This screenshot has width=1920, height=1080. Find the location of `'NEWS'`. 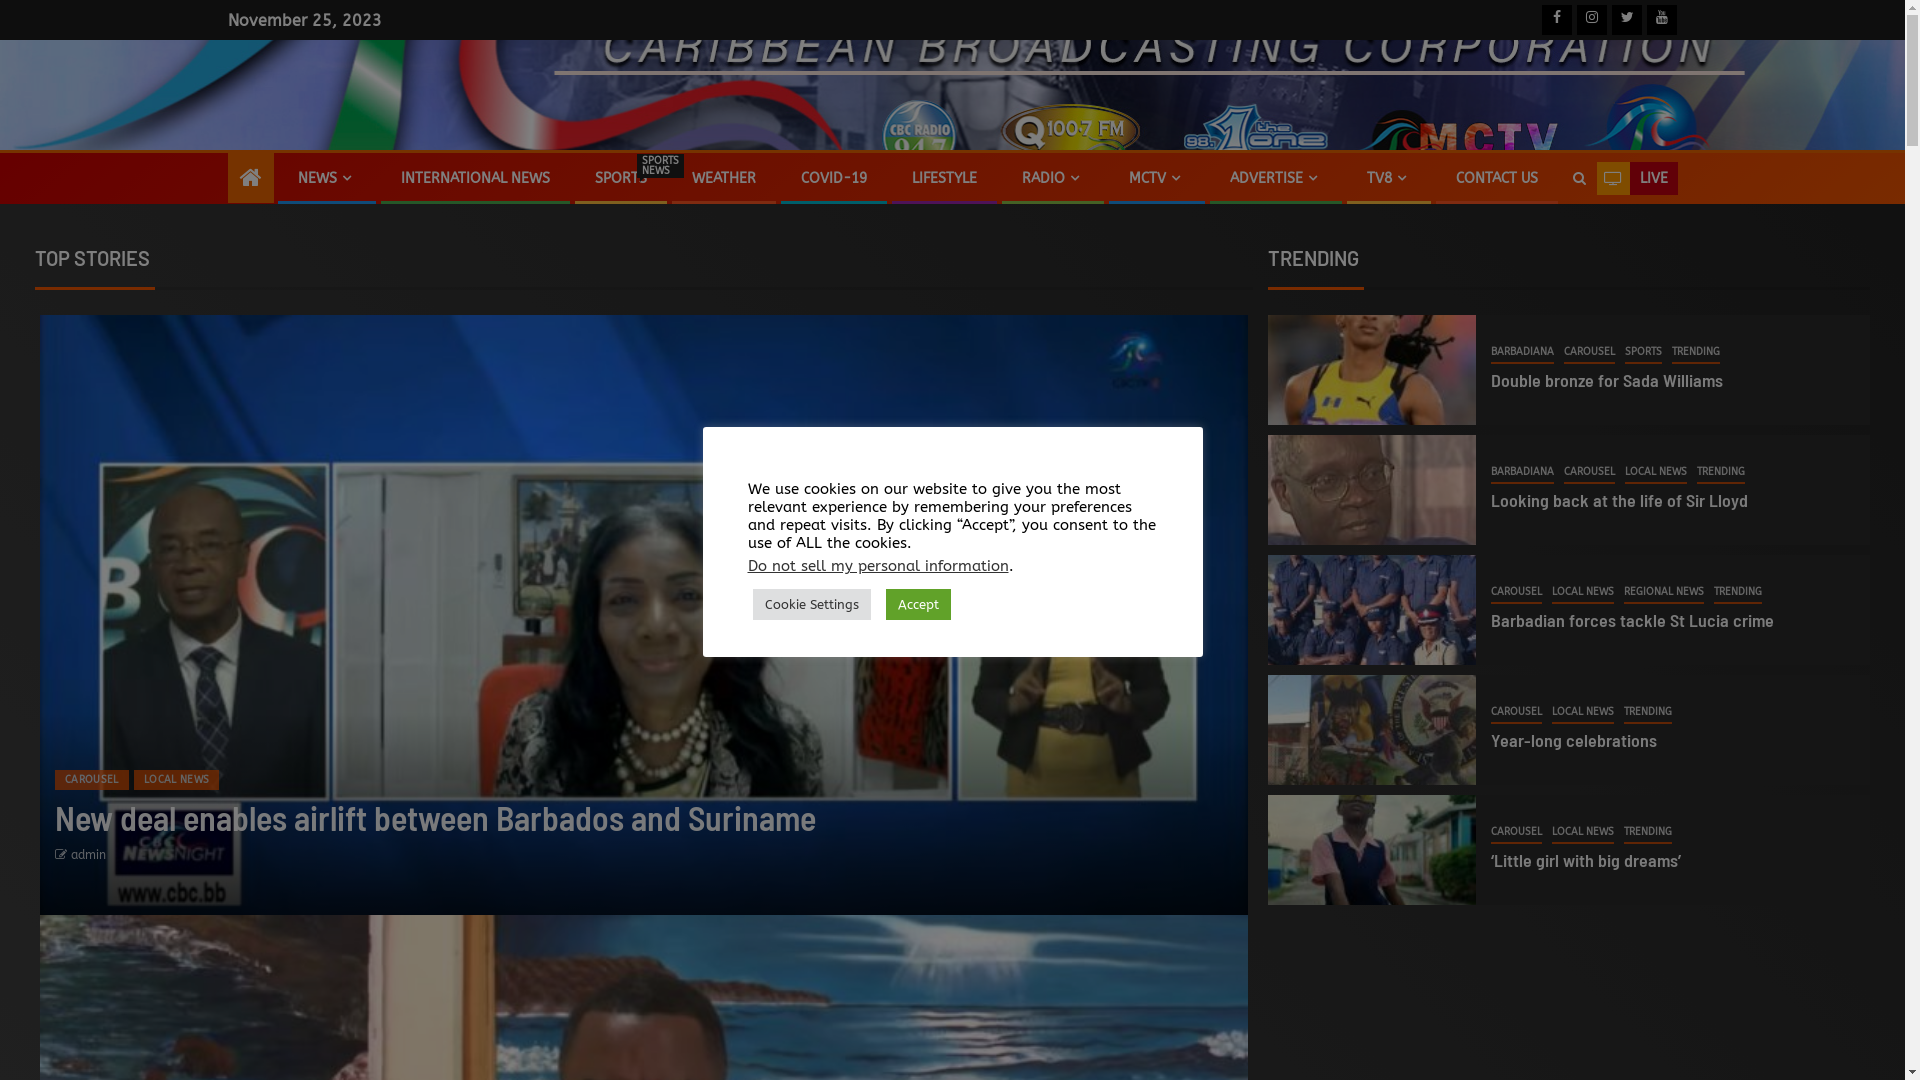

'NEWS' is located at coordinates (326, 177).